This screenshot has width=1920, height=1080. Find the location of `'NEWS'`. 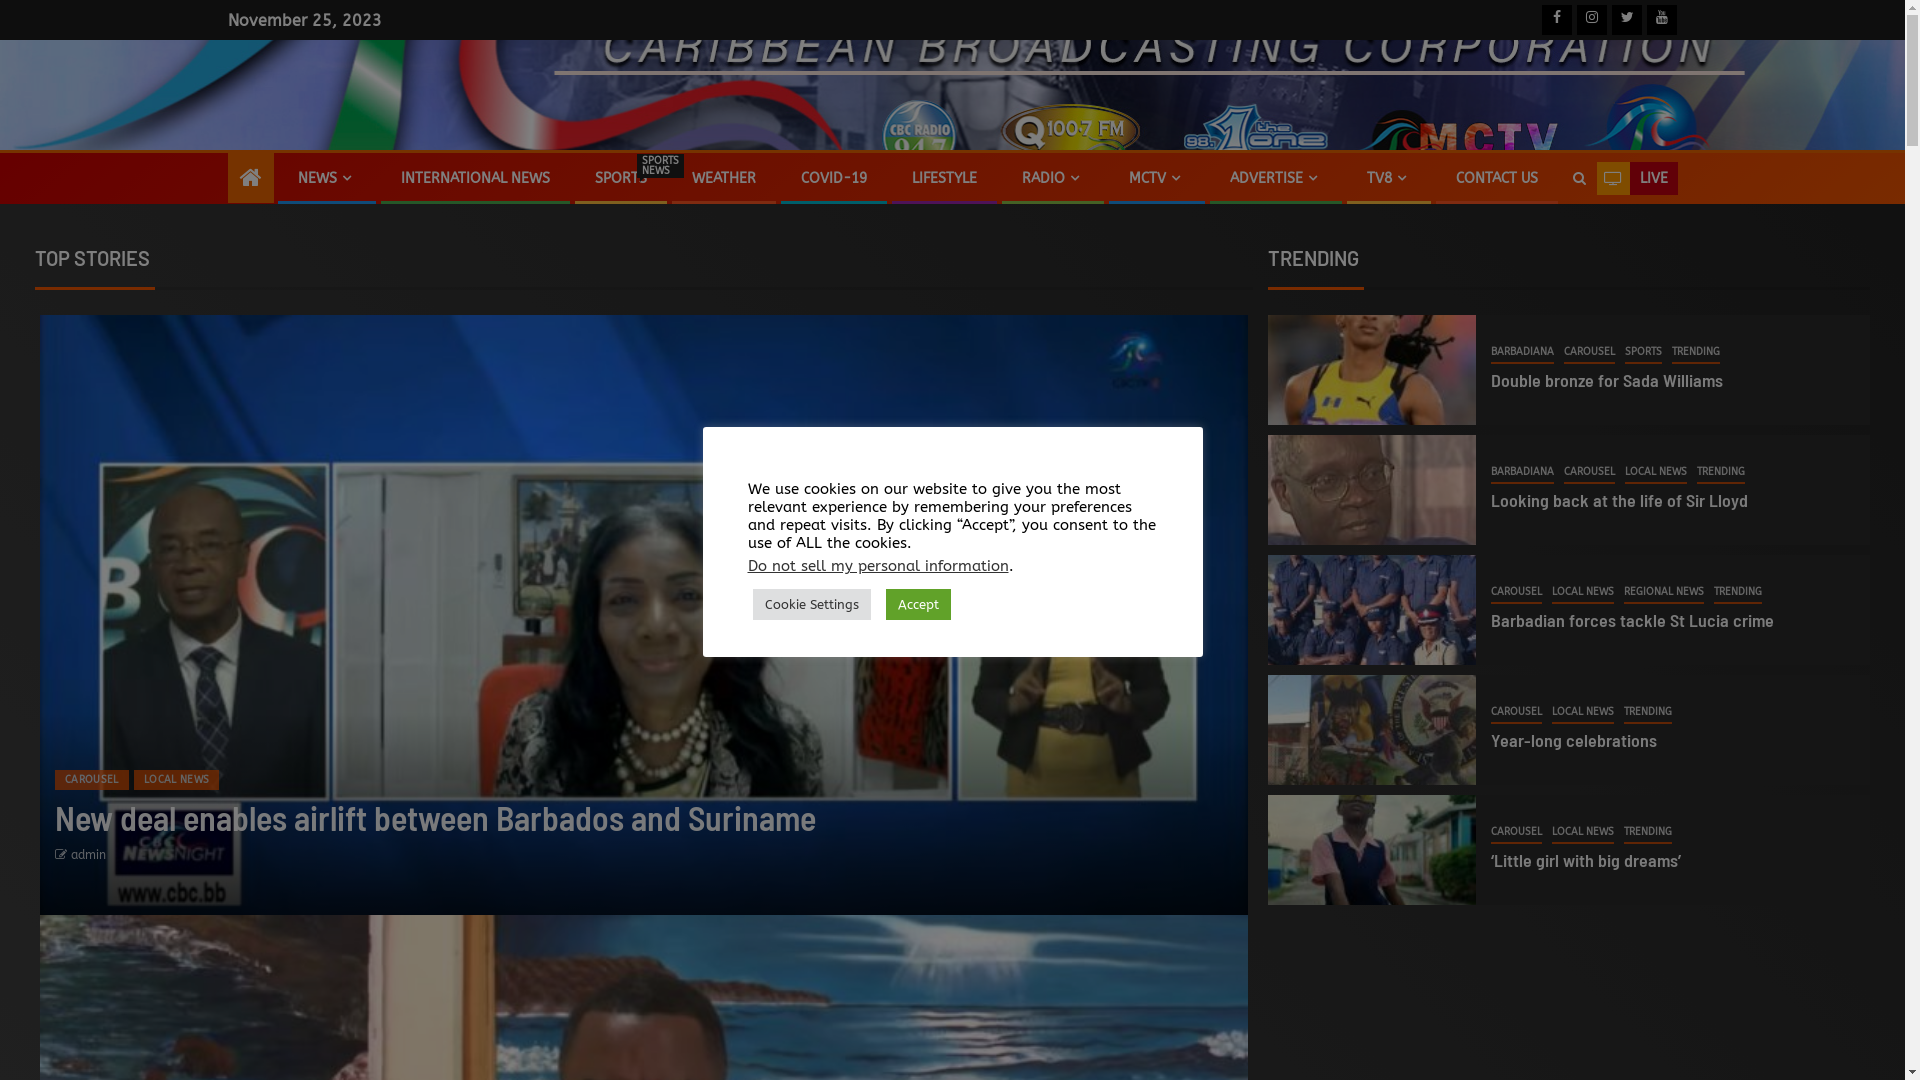

'NEWS' is located at coordinates (326, 177).